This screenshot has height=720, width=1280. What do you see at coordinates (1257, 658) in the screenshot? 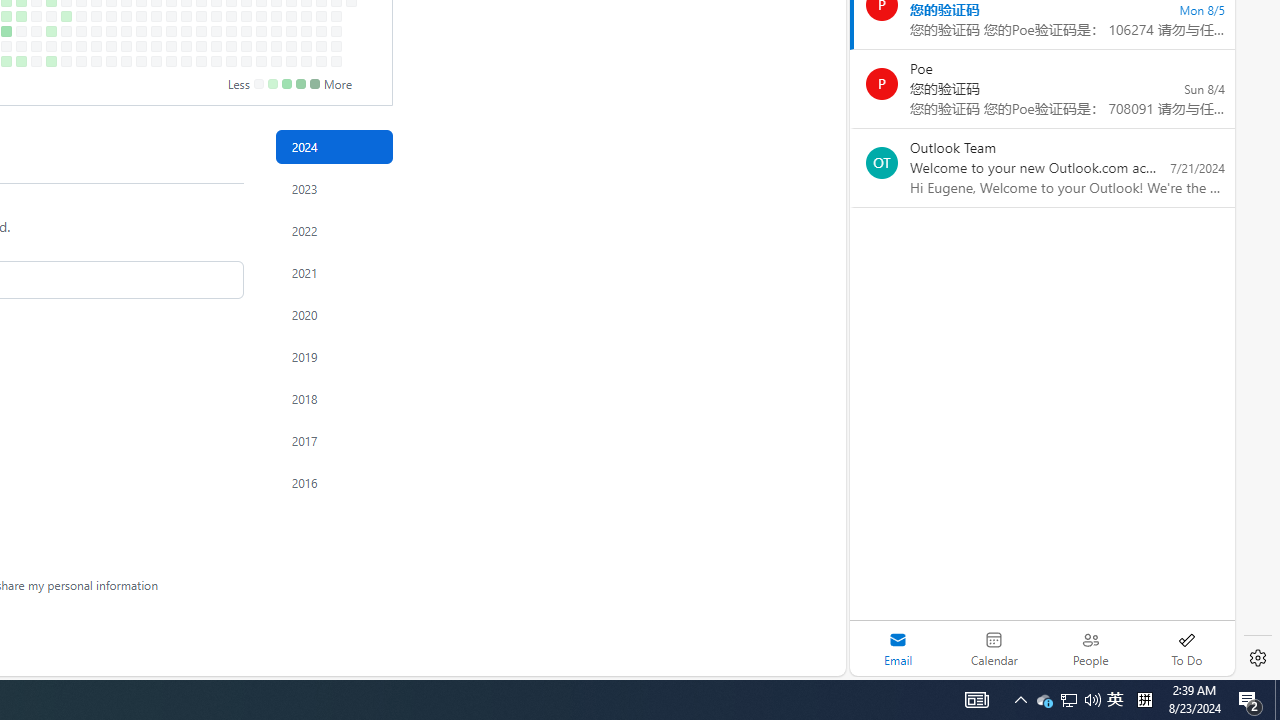
I see `'Settings'` at bounding box center [1257, 658].